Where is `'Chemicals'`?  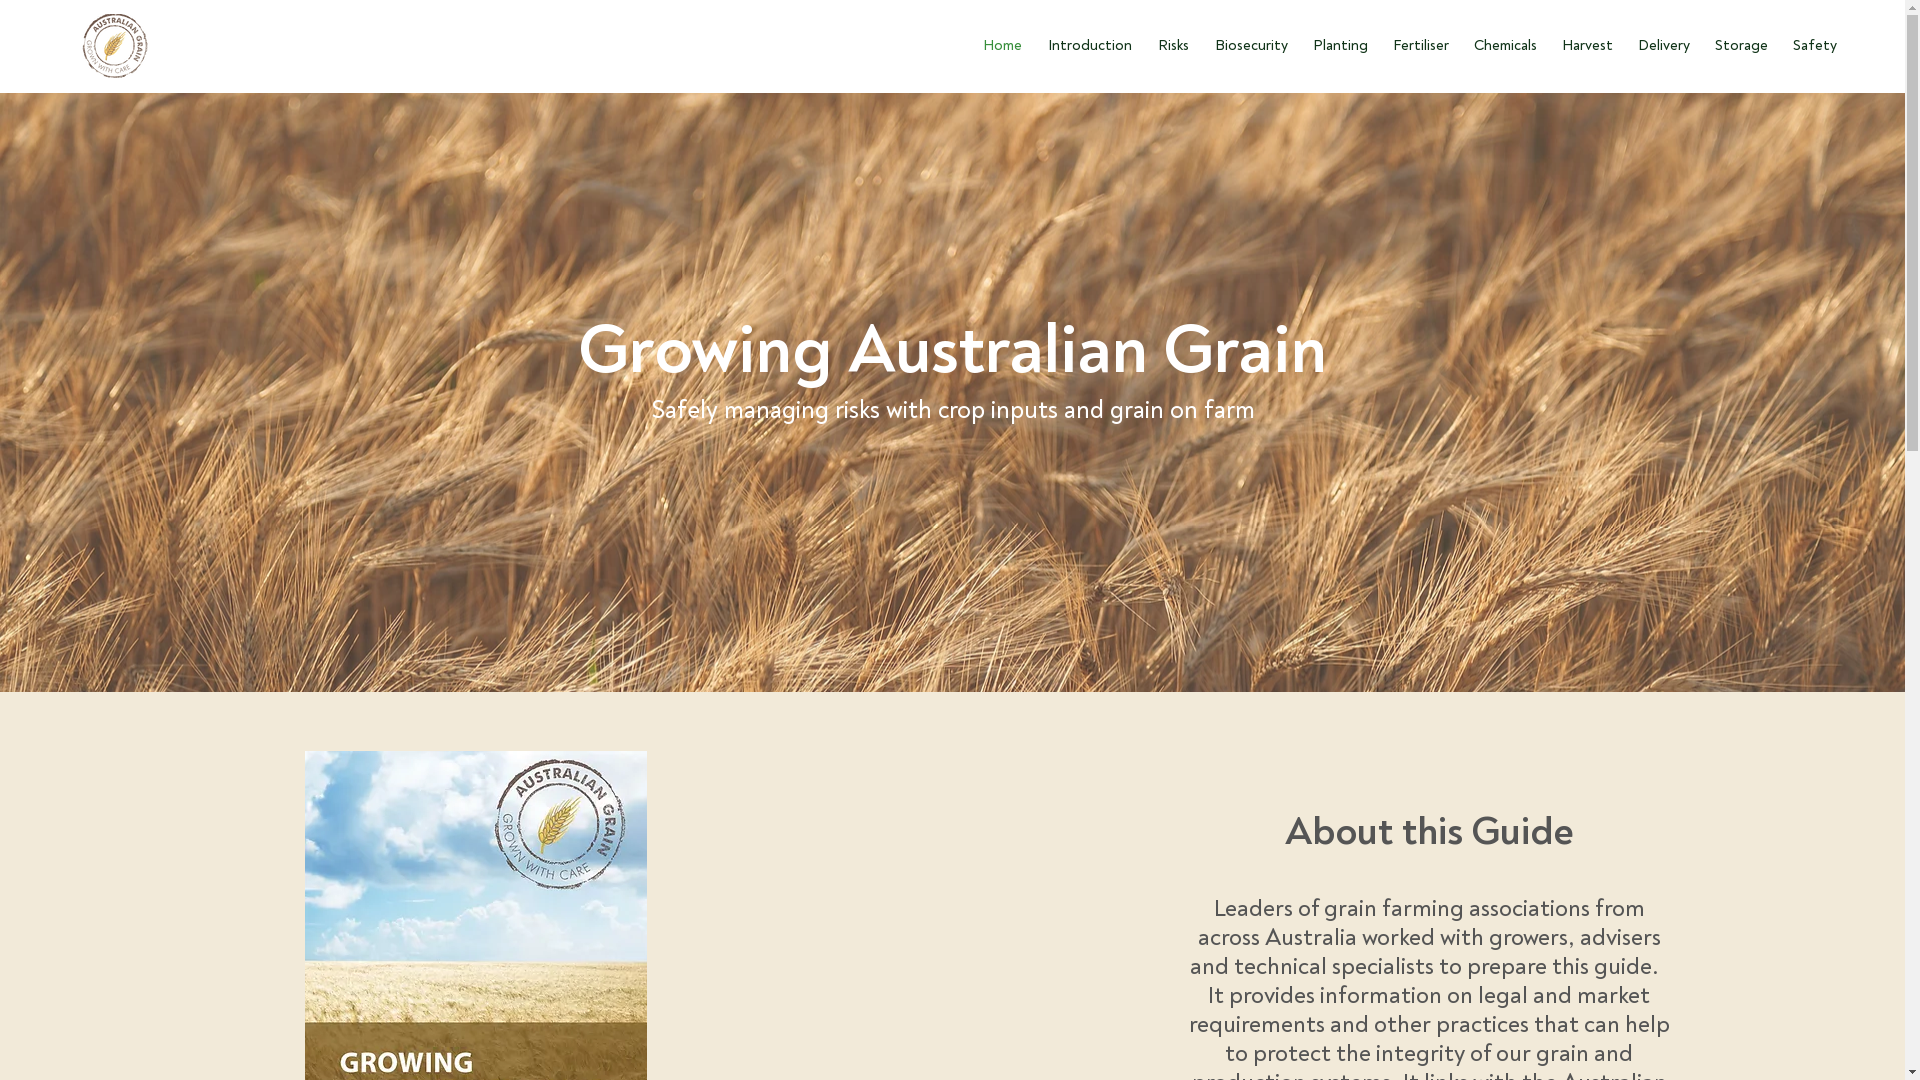 'Chemicals' is located at coordinates (1502, 45).